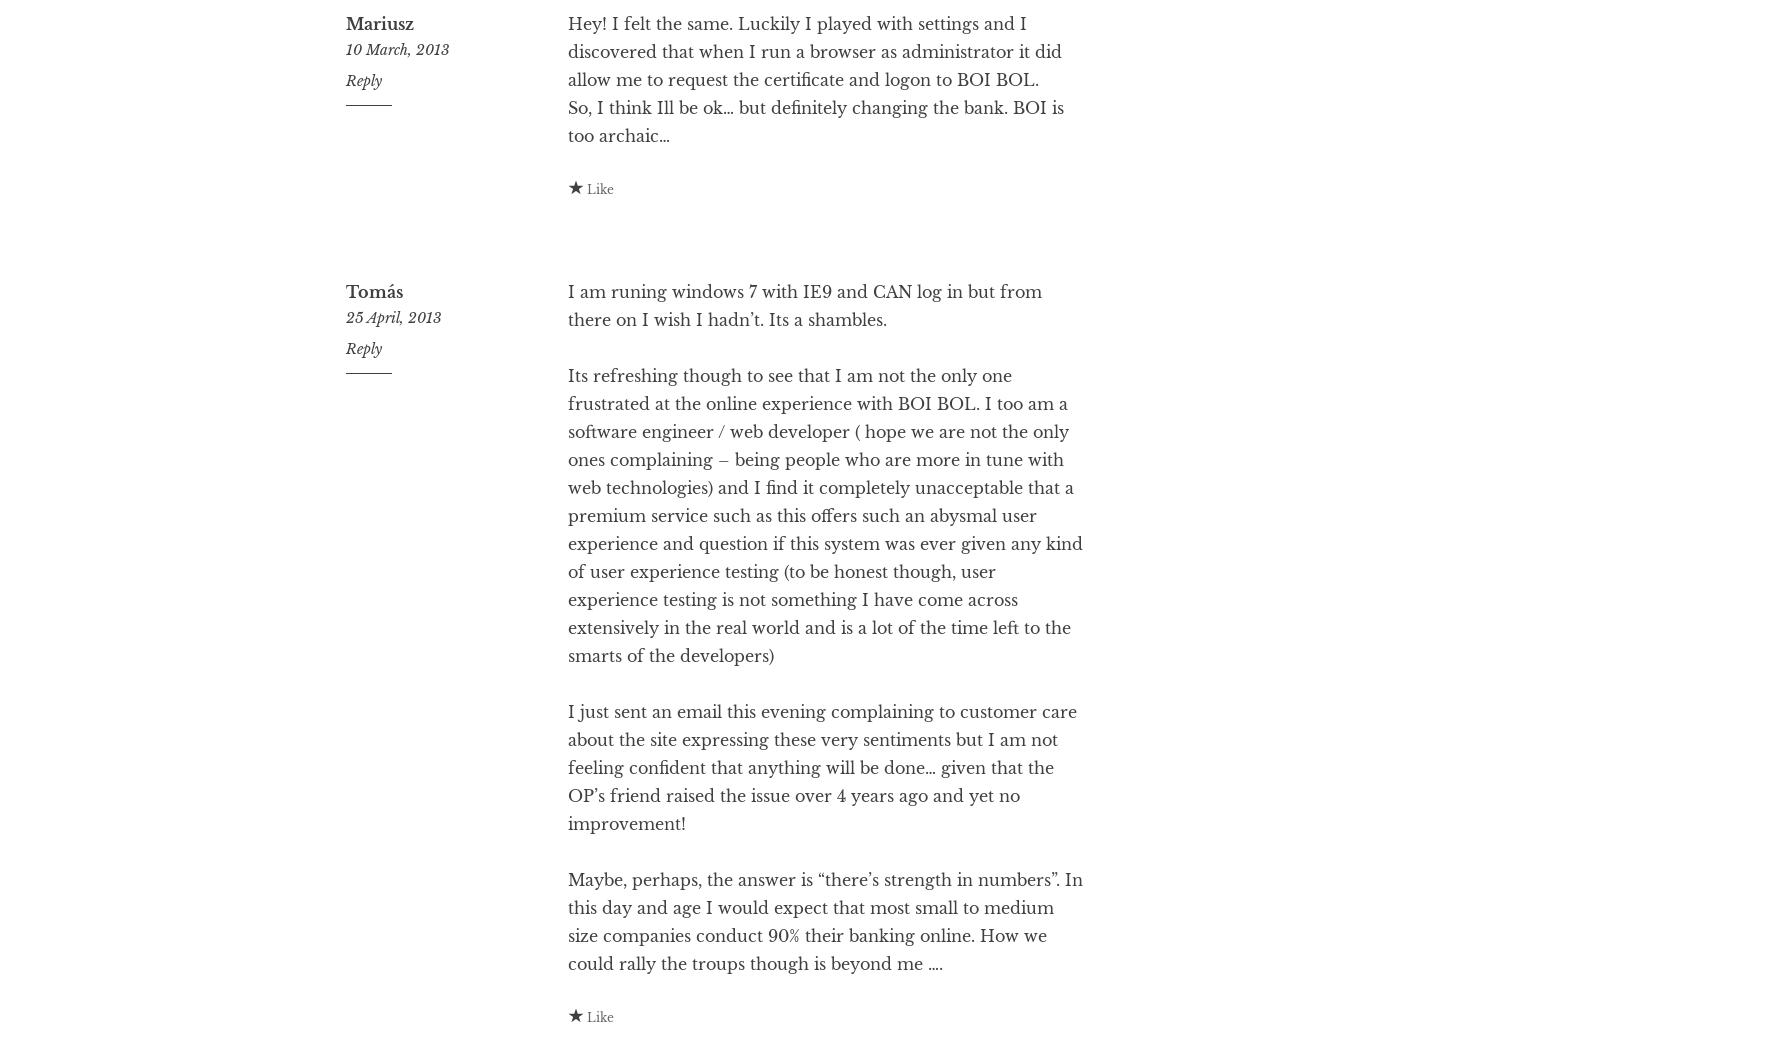 This screenshot has height=1037, width=1780. What do you see at coordinates (565, 595) in the screenshot?
I see `'Its refreshing though to see that I am not the only one frustrated at the online experience with BOI BOL. I too am a software engineer / web developer ( hope we are not the only ones complaining – being people who are more in tune with web technologies) and I find it completely unacceptable that a premium service such as this offers such an abysmal user experience and question if this system was ever given any kind of user experience testing (to be honest though, user experience testing is not something I have come across extensively in the real world and is a lot of the time left to the smarts of the developers)'` at bounding box center [565, 595].